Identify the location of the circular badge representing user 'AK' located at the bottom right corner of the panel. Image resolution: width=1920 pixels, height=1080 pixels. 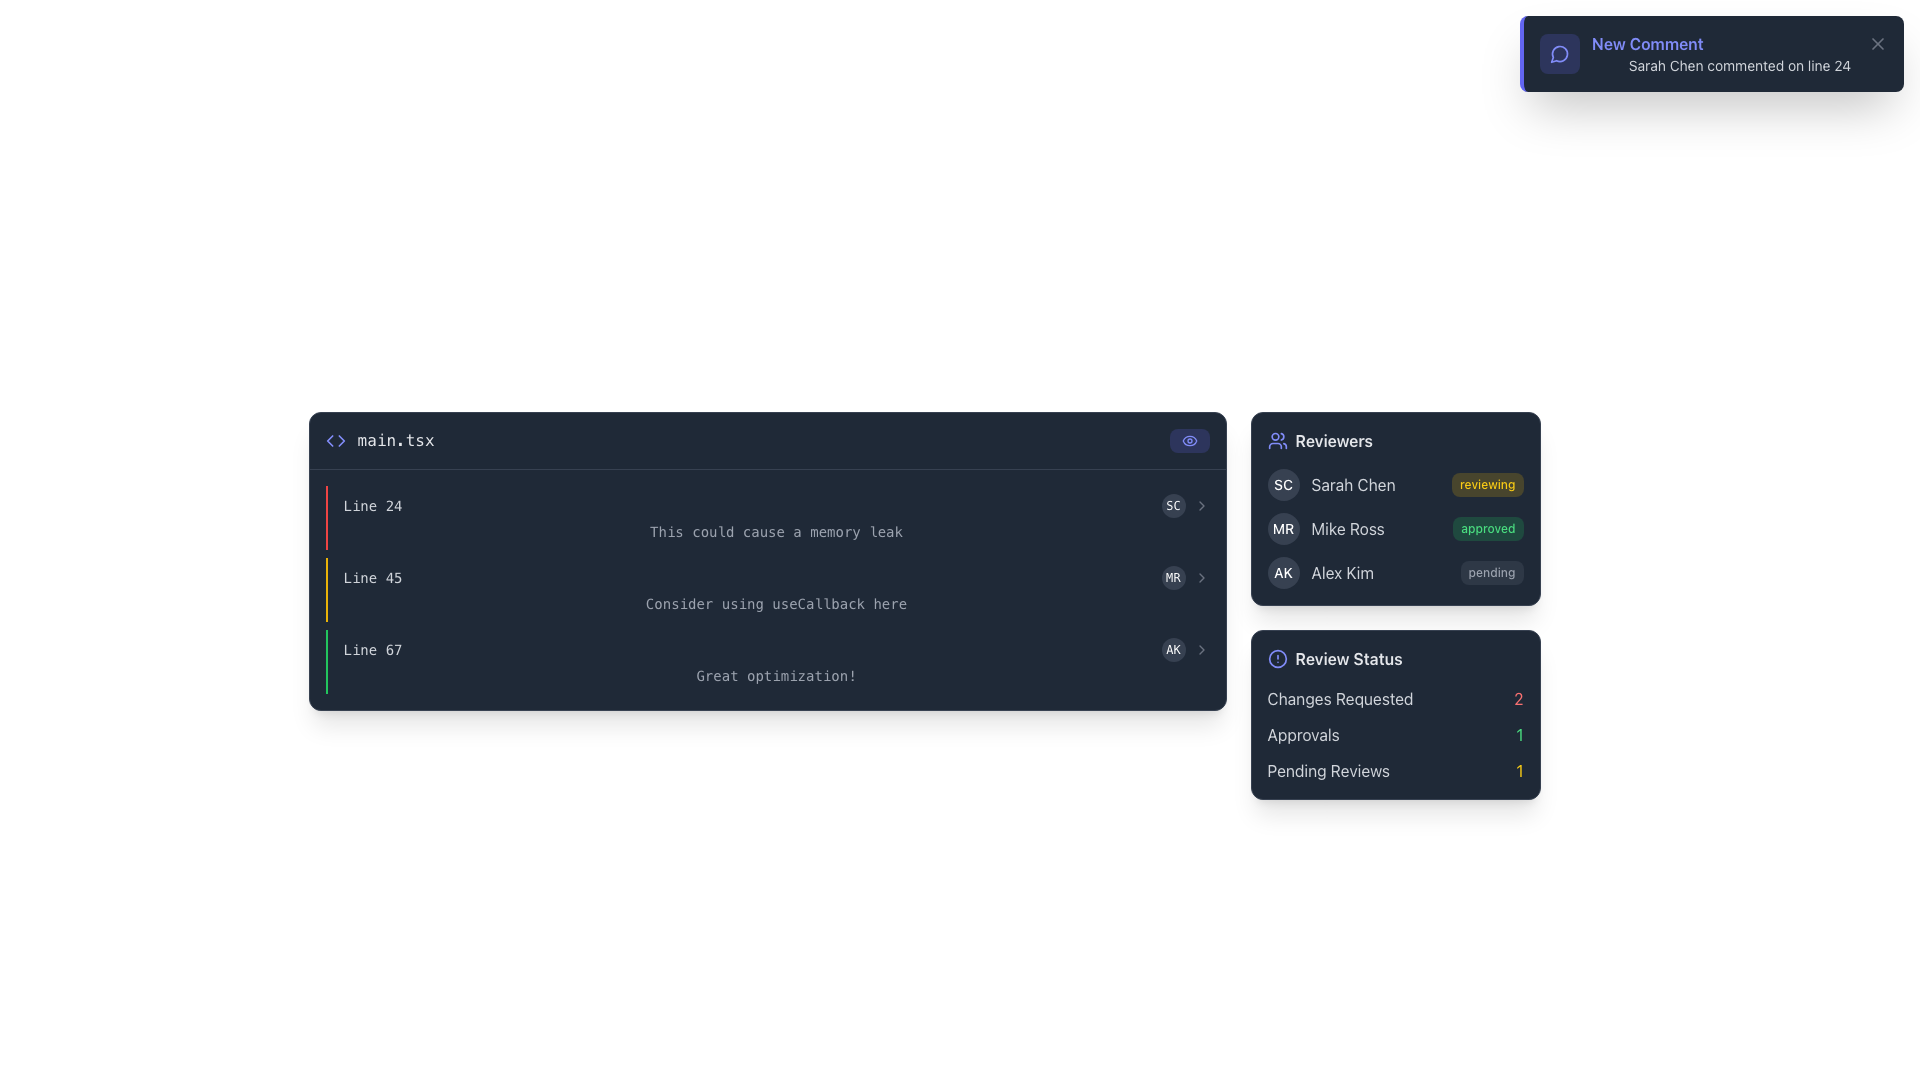
(1173, 650).